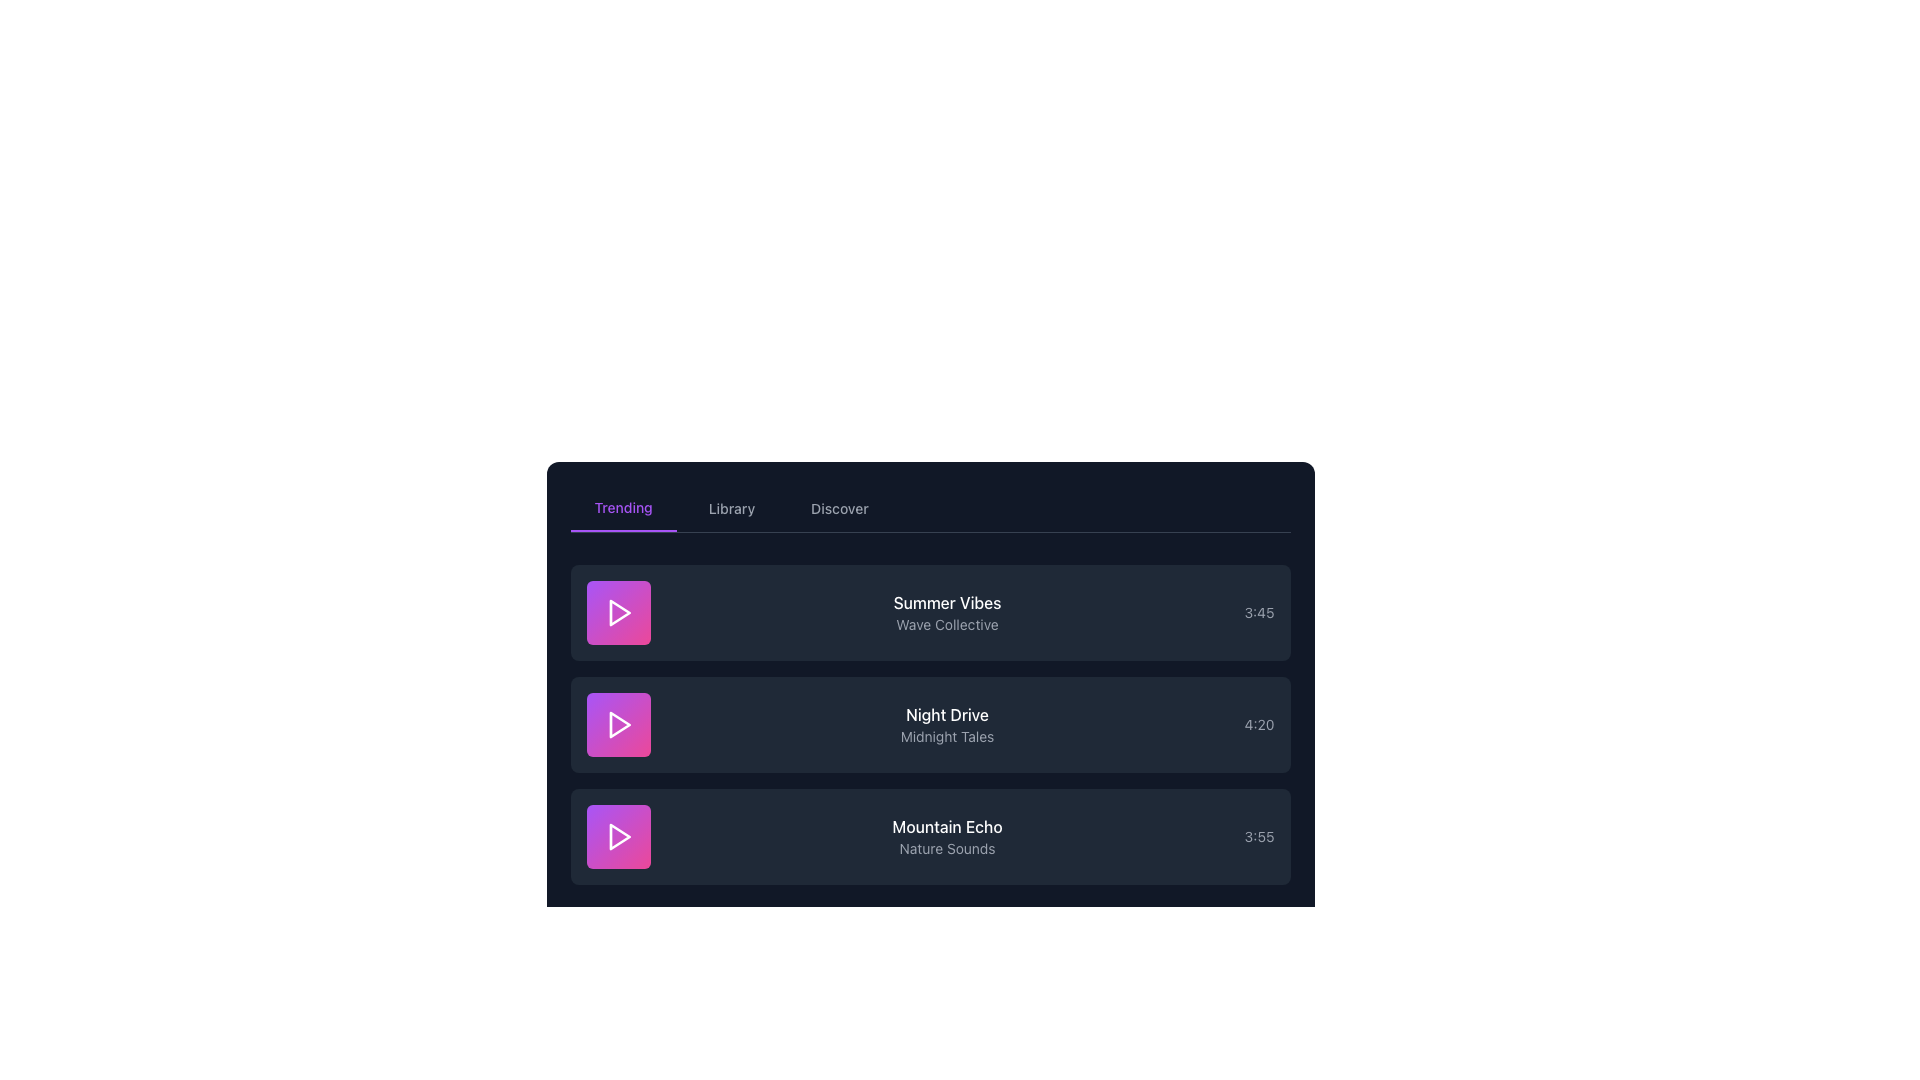  I want to click on the square button with a gradient background transitioning from purple to pink and a white play icon in the center, located at the leftmost side of the third row containing 'Mountain Echo', 'Nature Sounds', and '3:55', so click(617, 837).